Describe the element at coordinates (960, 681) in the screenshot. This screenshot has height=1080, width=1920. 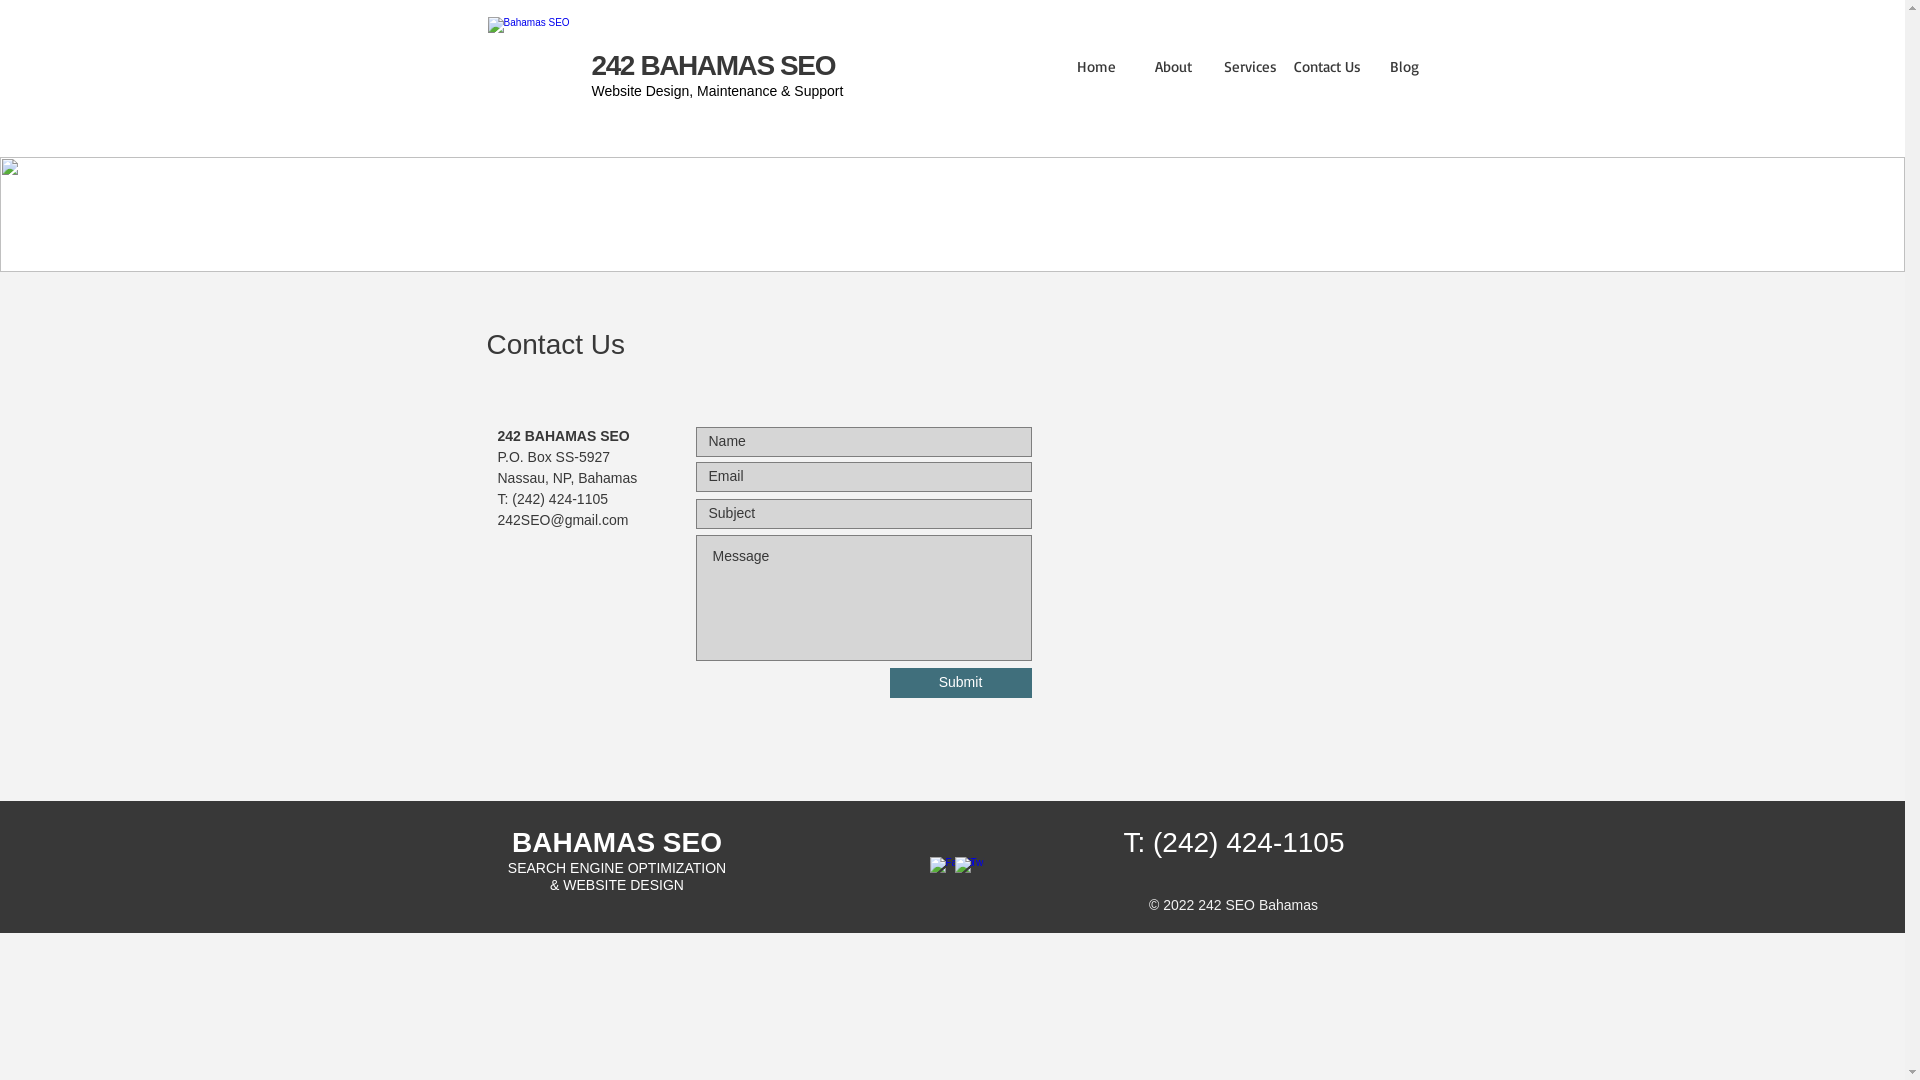
I see `'Submit'` at that location.